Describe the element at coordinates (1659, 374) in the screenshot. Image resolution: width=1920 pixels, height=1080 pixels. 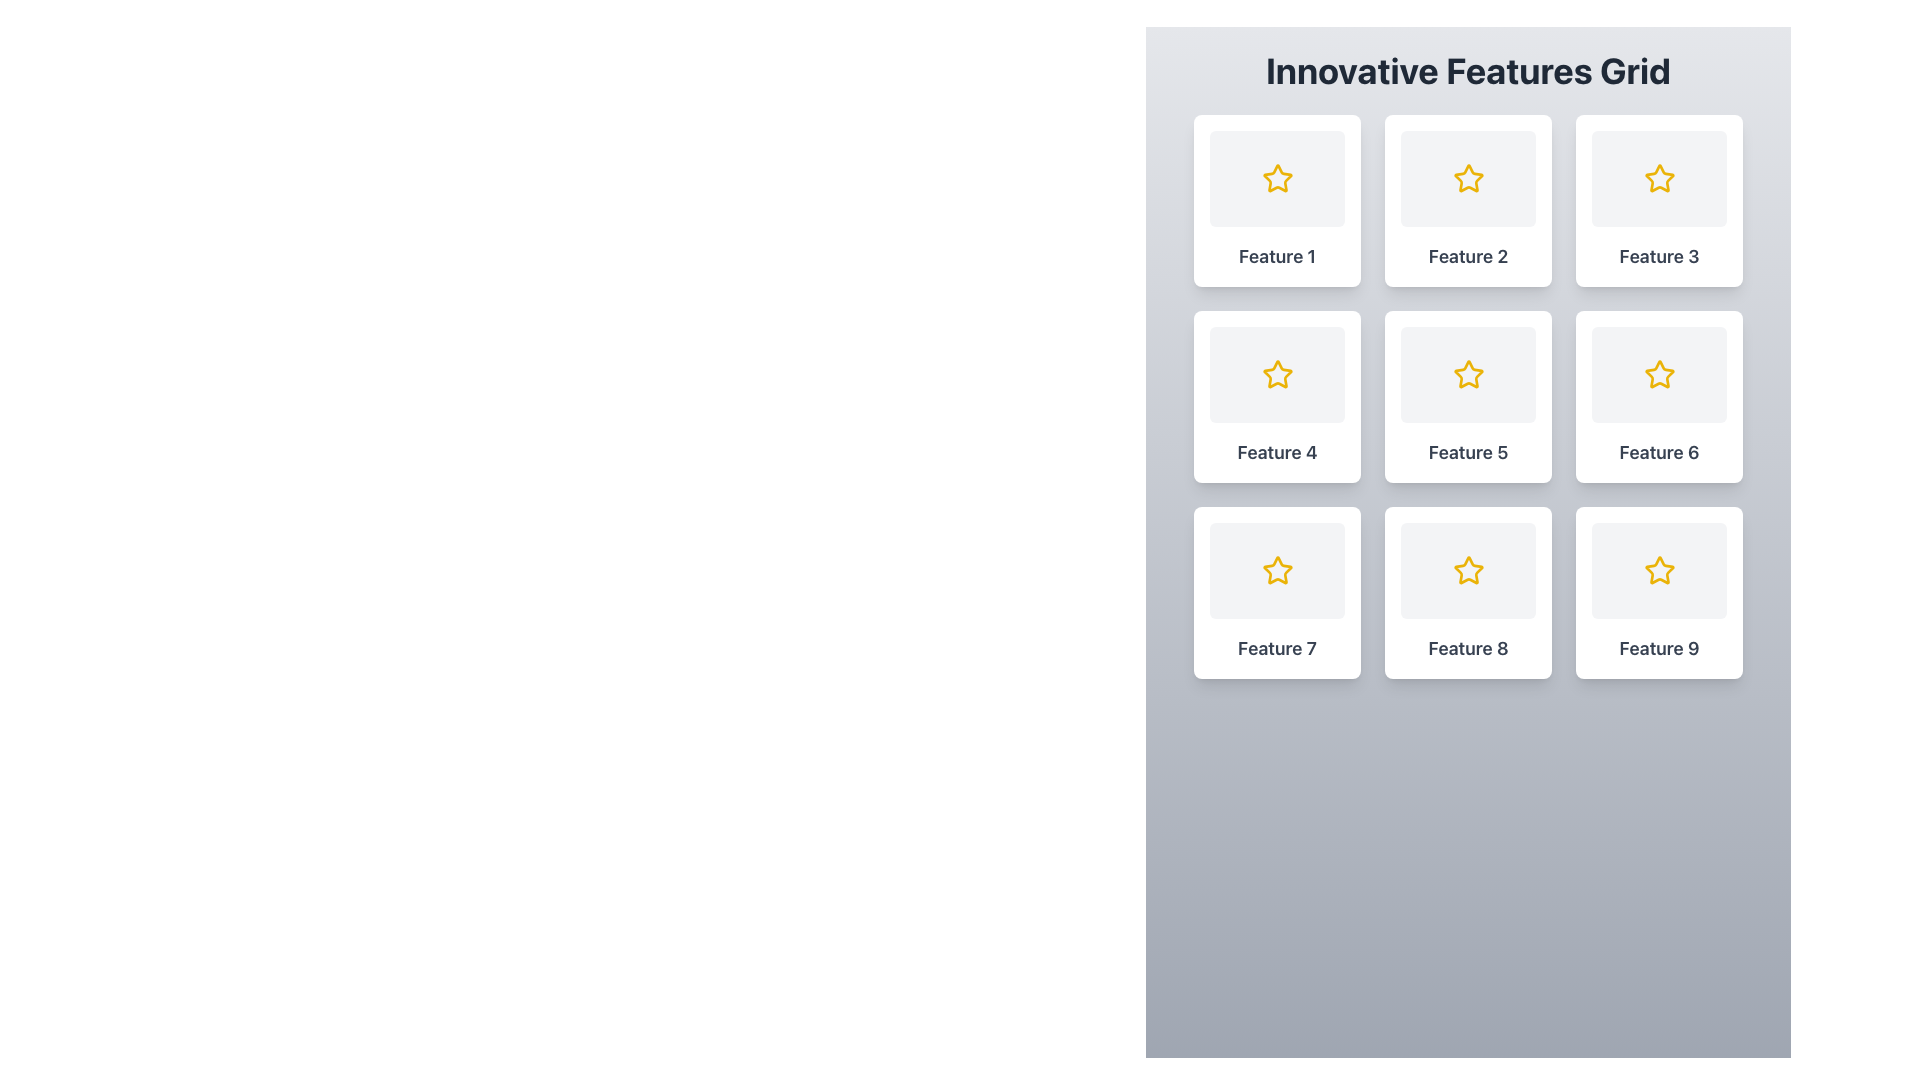
I see `the star icon in the second row and third column of the 'Innovative Features Grid'` at that location.